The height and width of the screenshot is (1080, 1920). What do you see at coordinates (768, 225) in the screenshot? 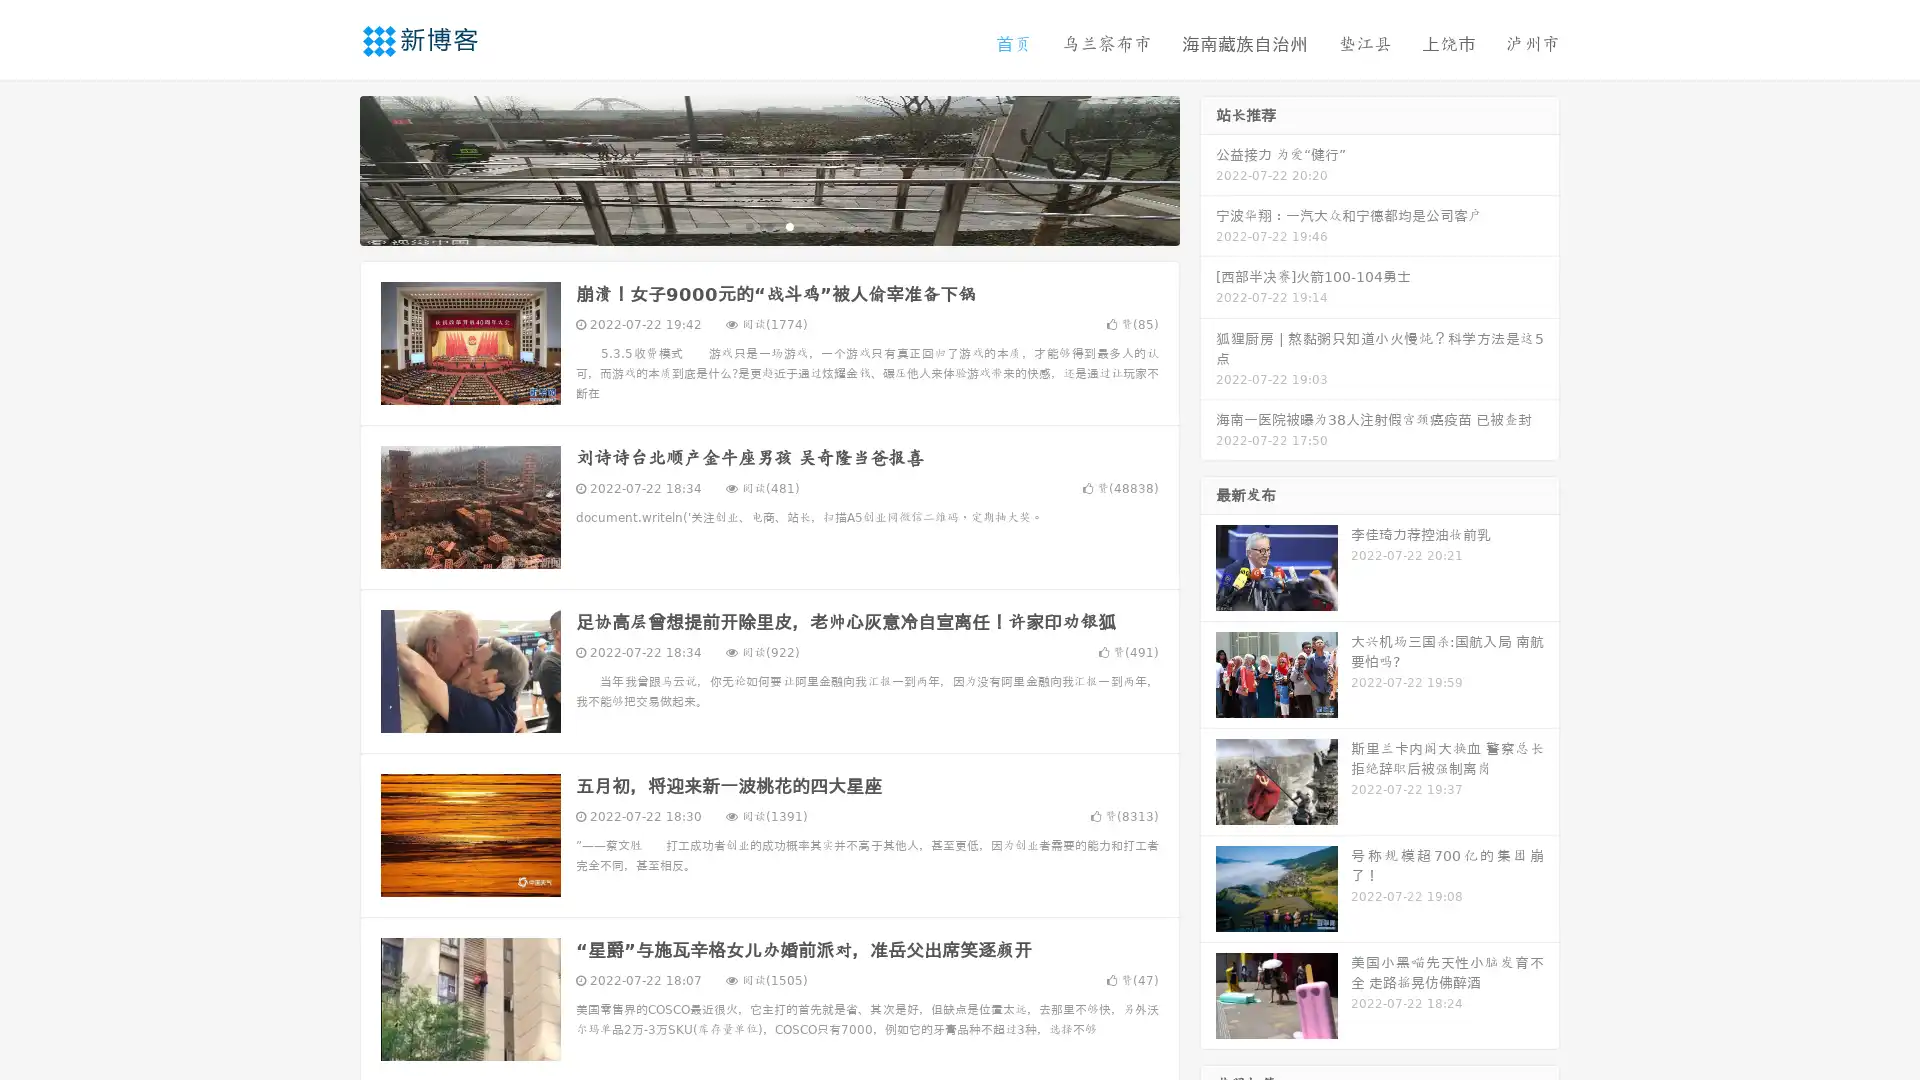
I see `Go to slide 2` at bounding box center [768, 225].